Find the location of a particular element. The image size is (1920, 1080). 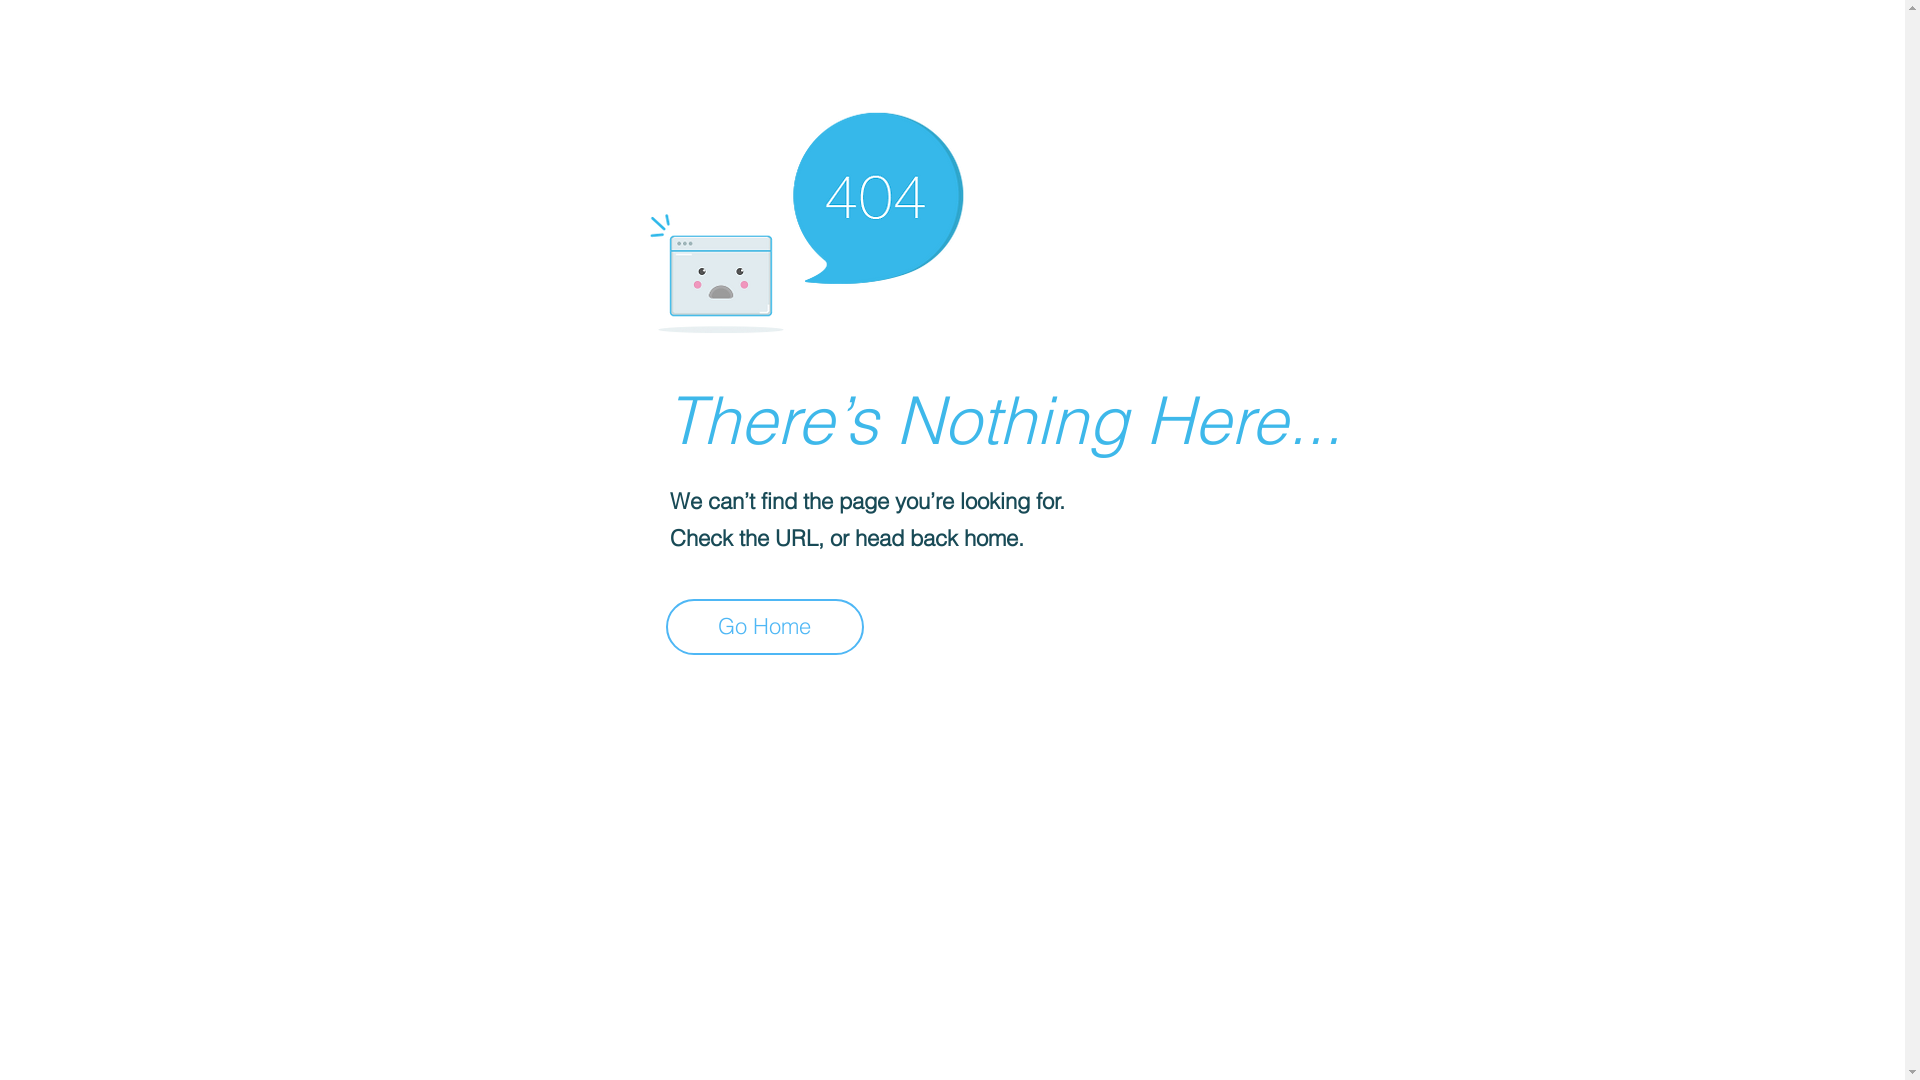

'404-icon_2.png' is located at coordinates (805, 217).